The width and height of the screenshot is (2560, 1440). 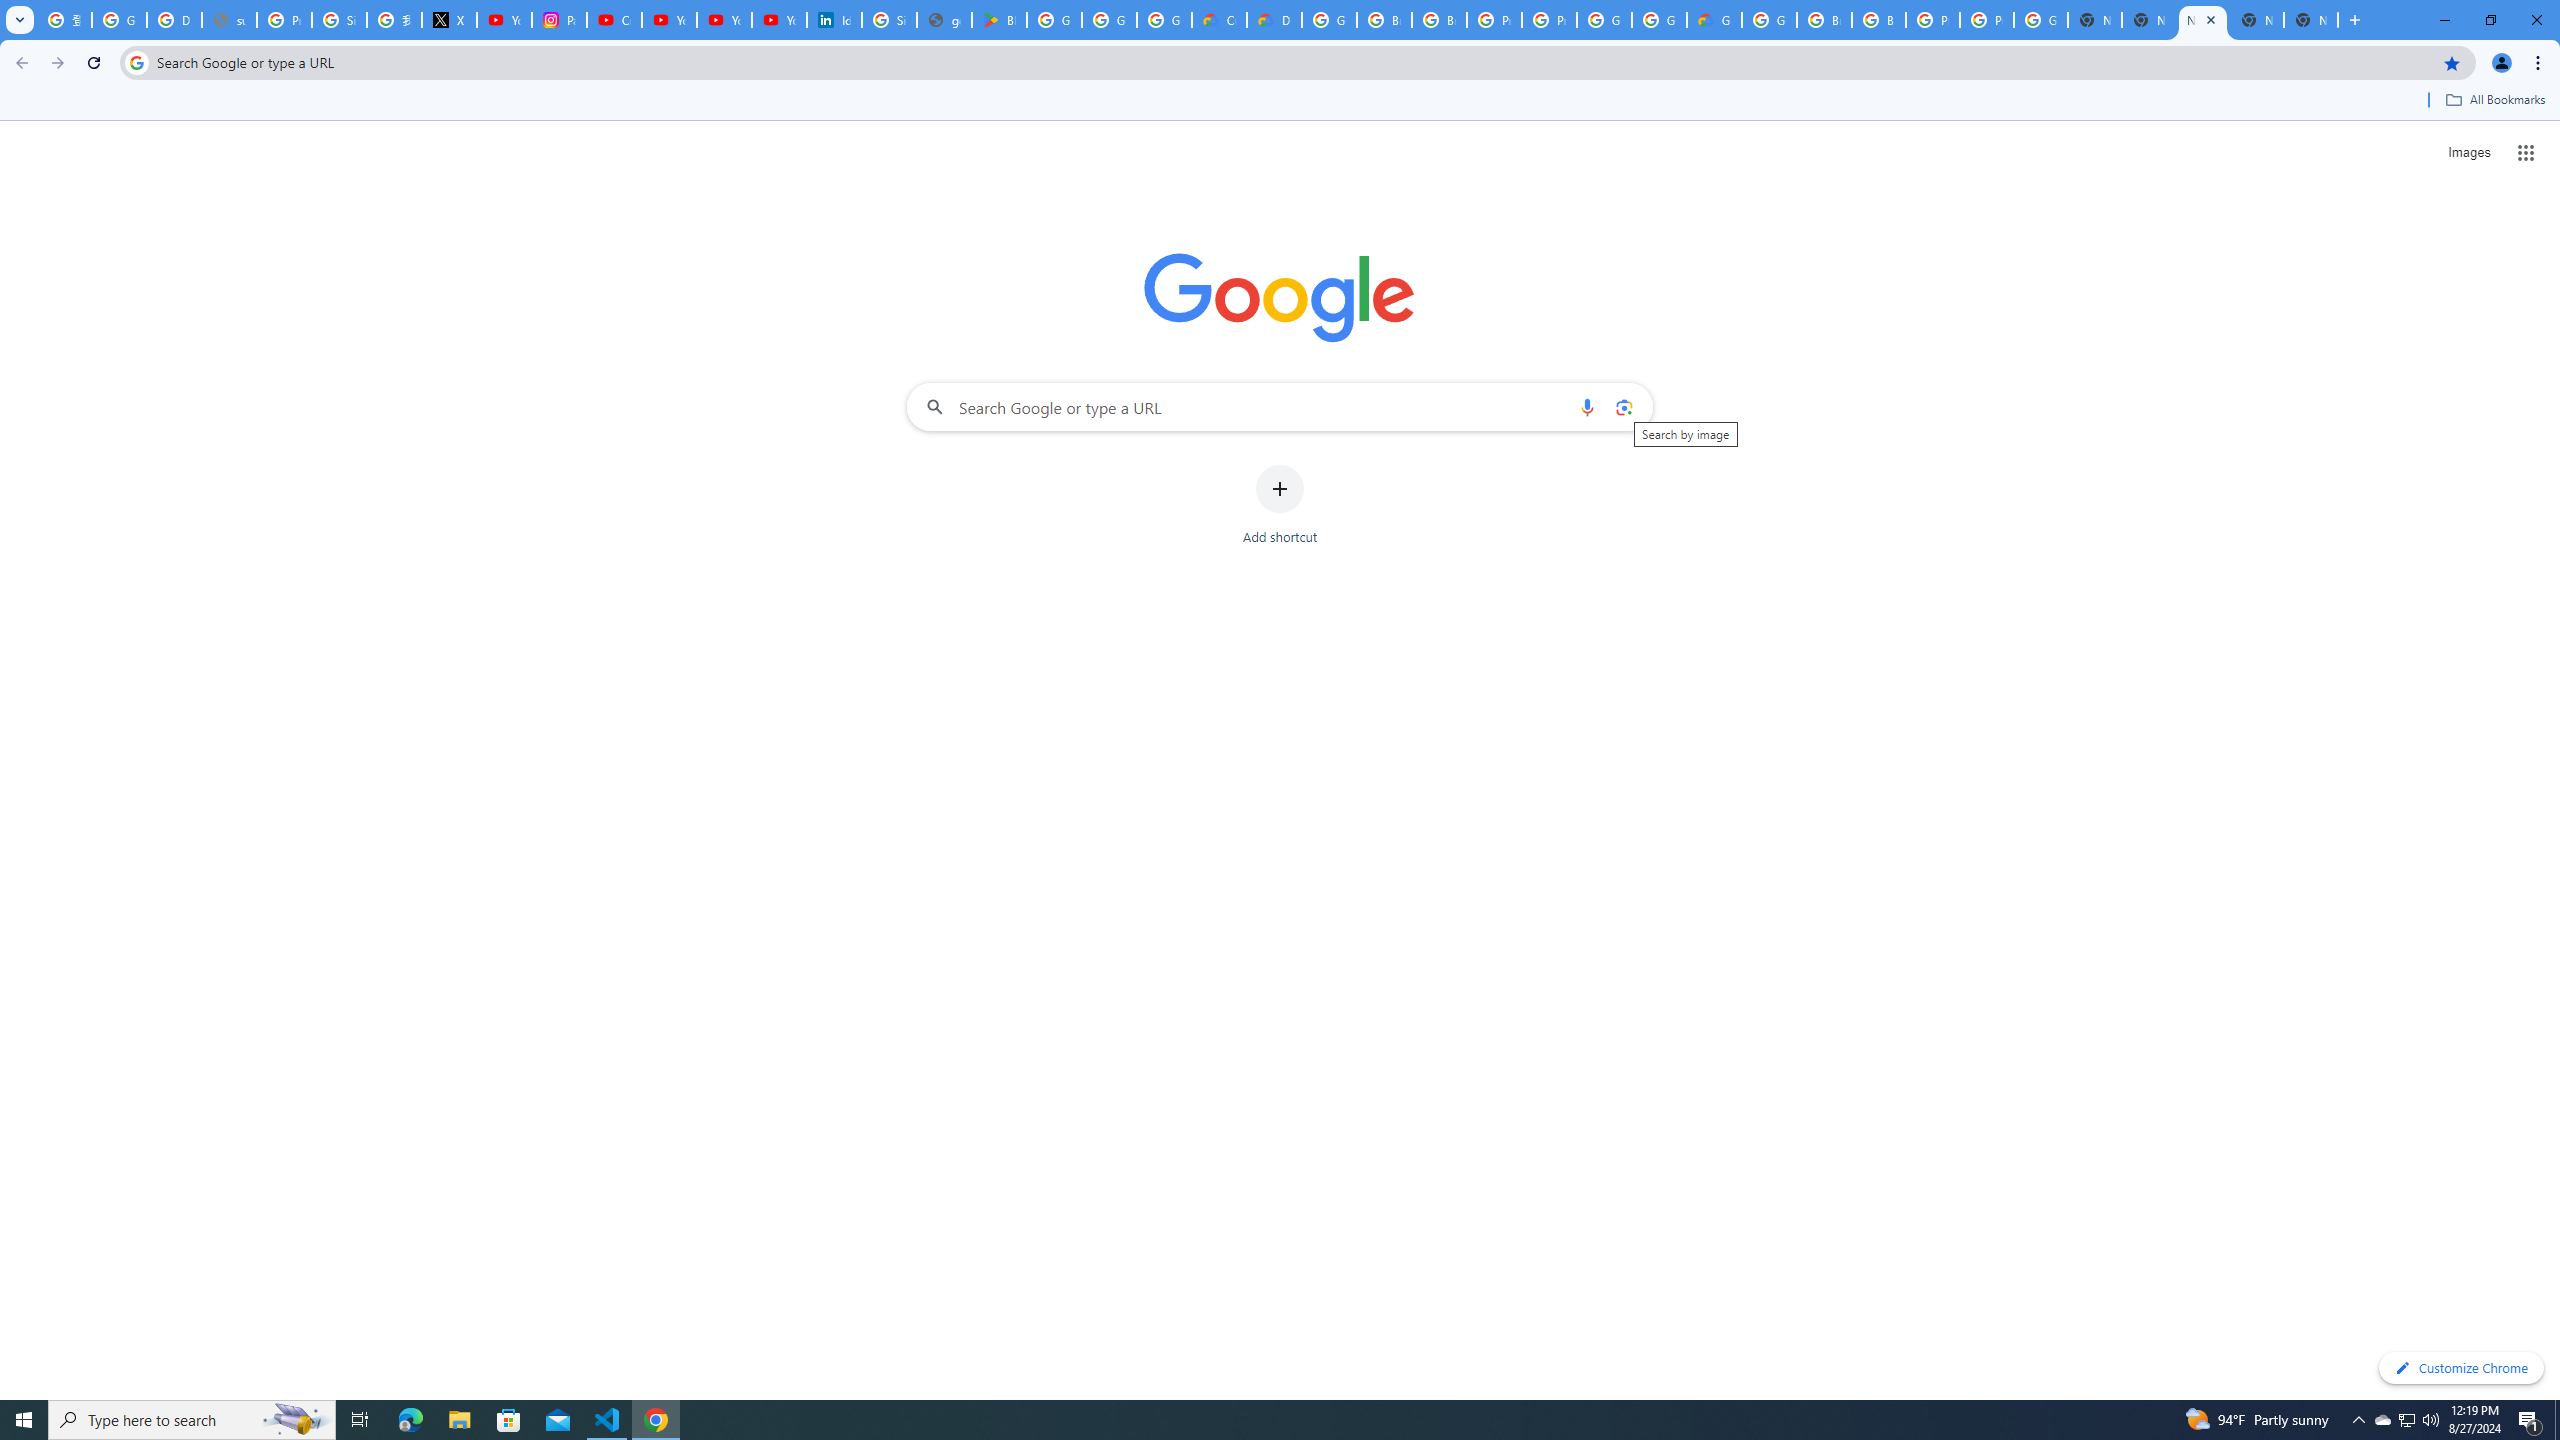 What do you see at coordinates (998, 19) in the screenshot?
I see `'Bluey: Let'` at bounding box center [998, 19].